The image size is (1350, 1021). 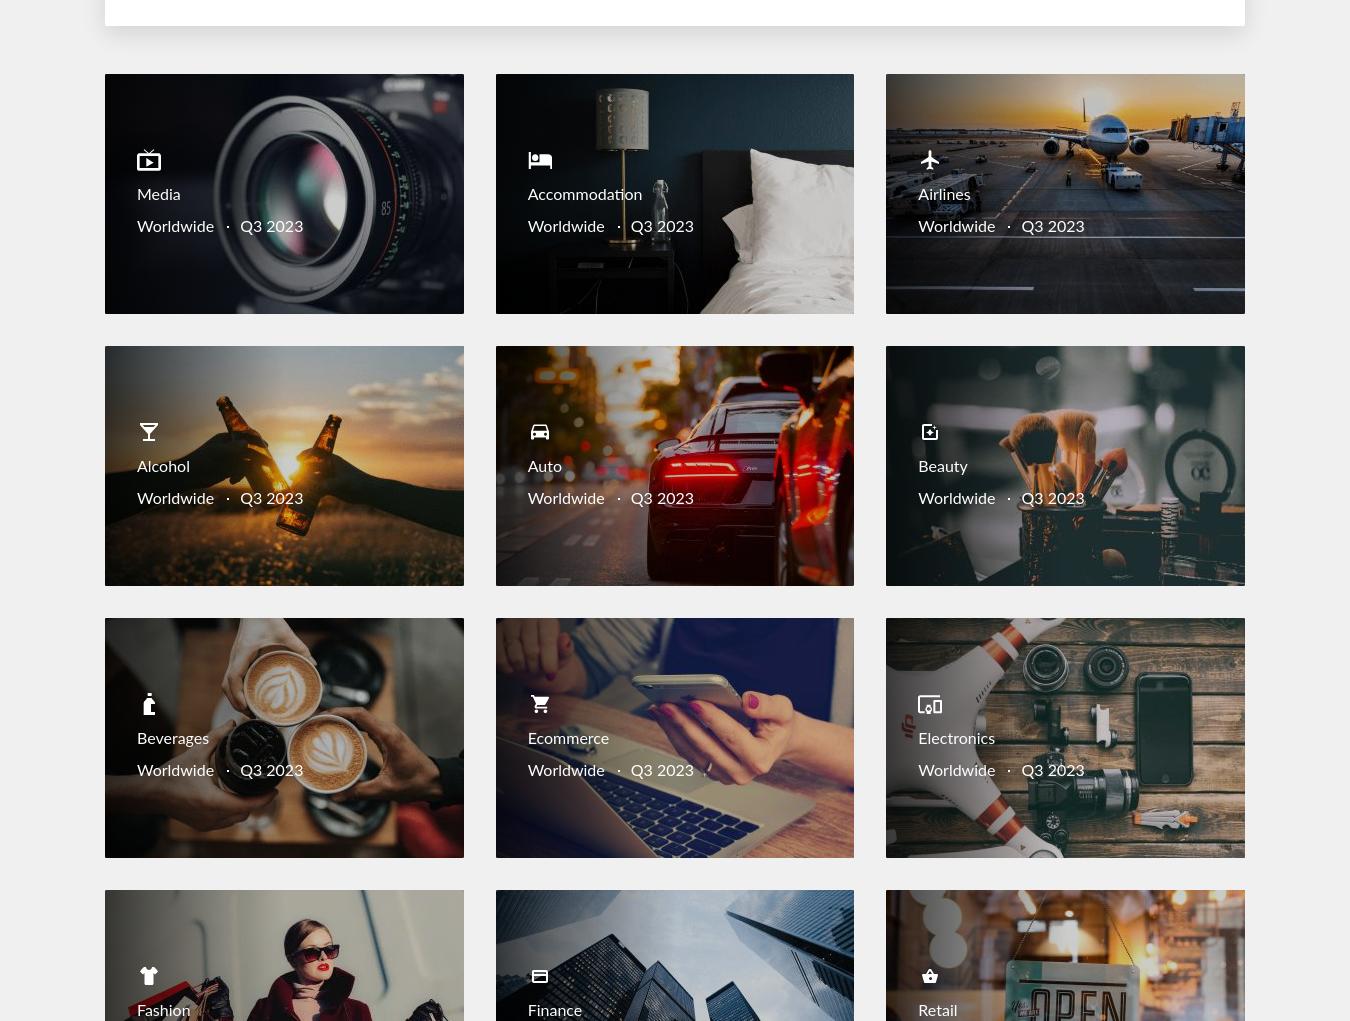 I want to click on 'Accommodation', so click(x=584, y=194).